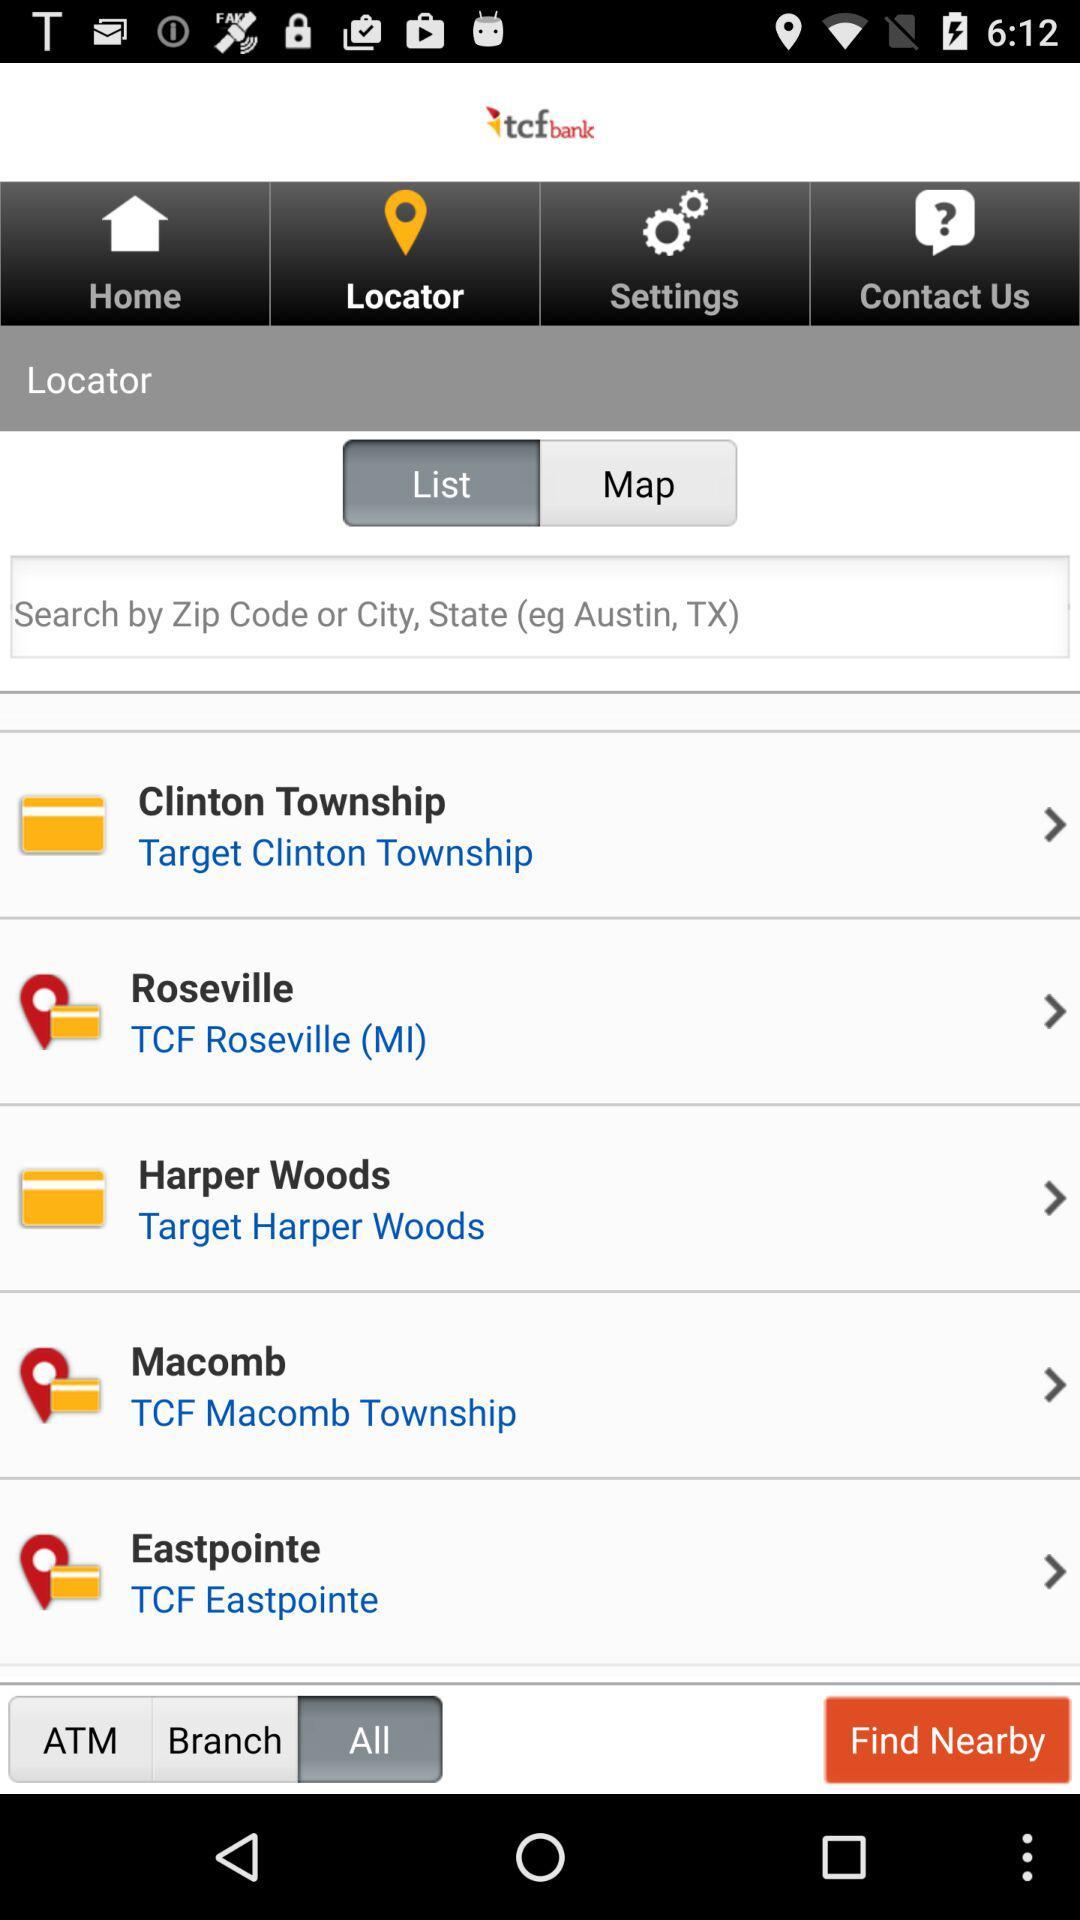 The image size is (1080, 1920). Describe the element at coordinates (440, 483) in the screenshot. I see `list radio button` at that location.